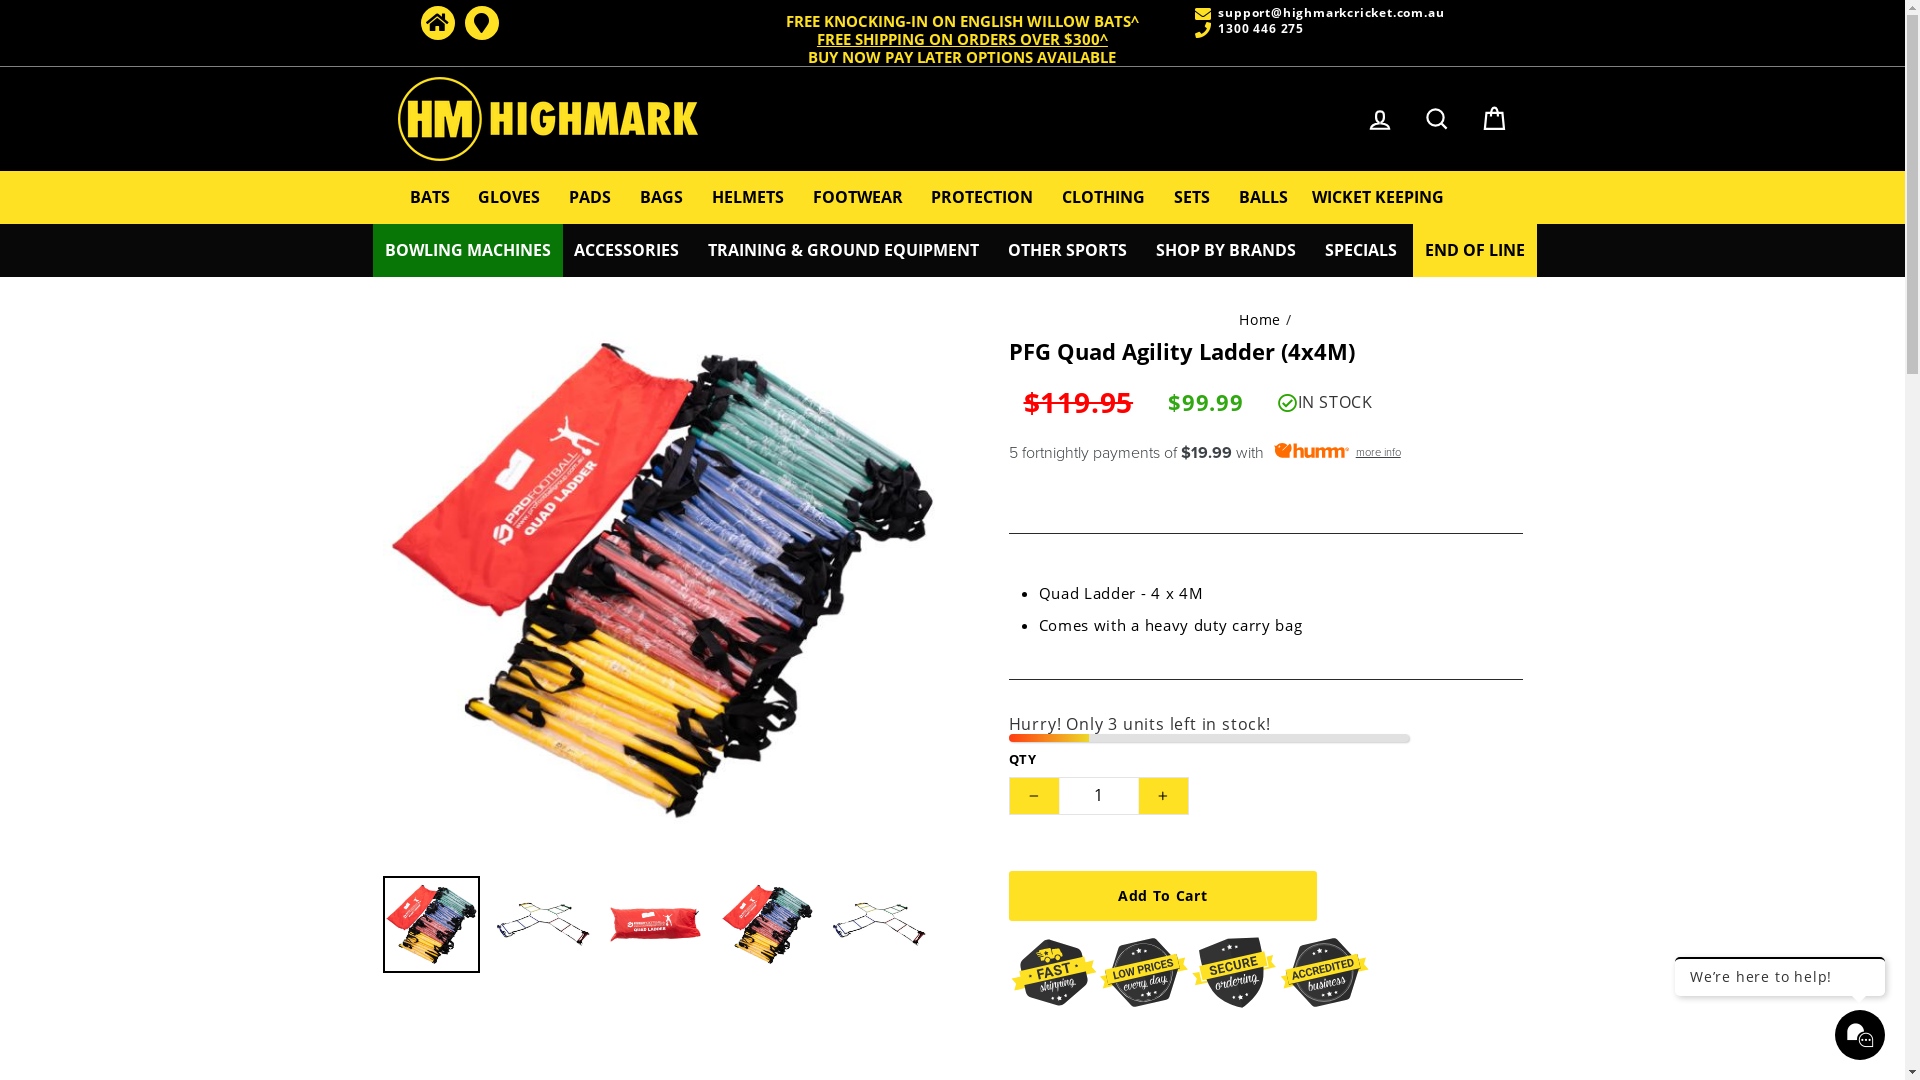 The height and width of the screenshot is (1080, 1920). What do you see at coordinates (589, 197) in the screenshot?
I see `'PADS'` at bounding box center [589, 197].